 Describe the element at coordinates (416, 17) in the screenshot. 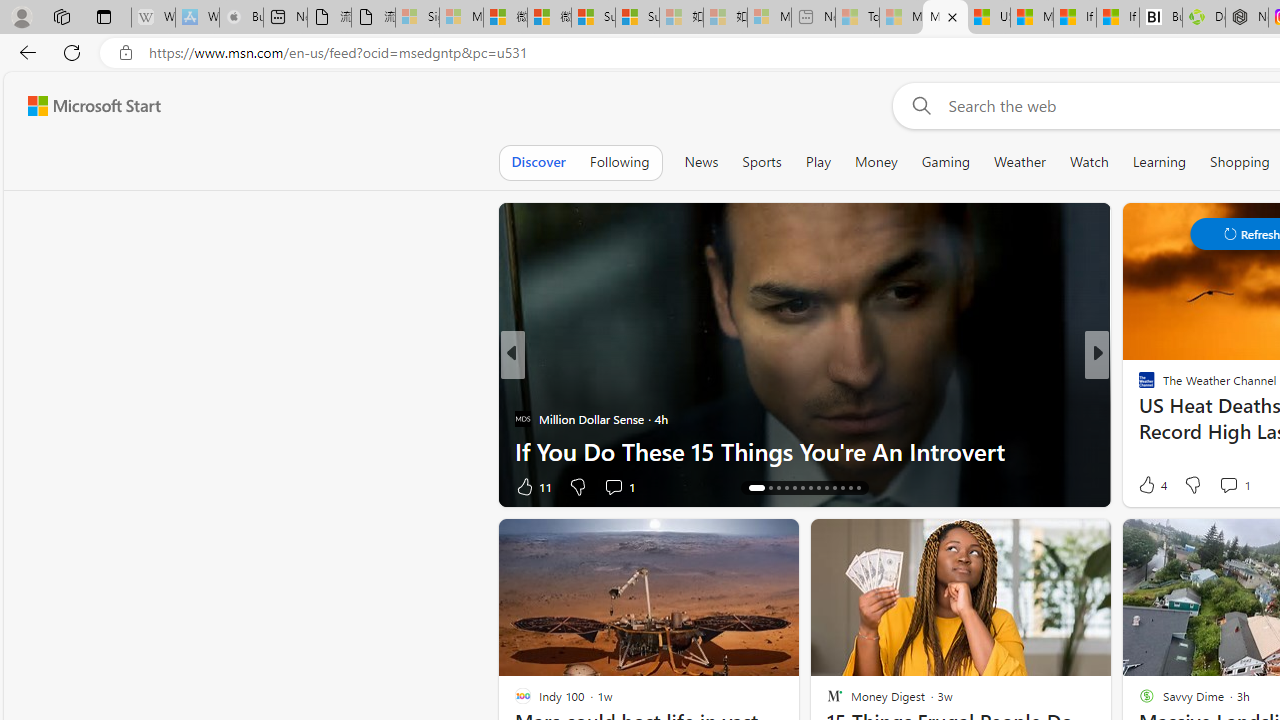

I see `'Sign in to your Microsoft account - Sleeping'` at that location.